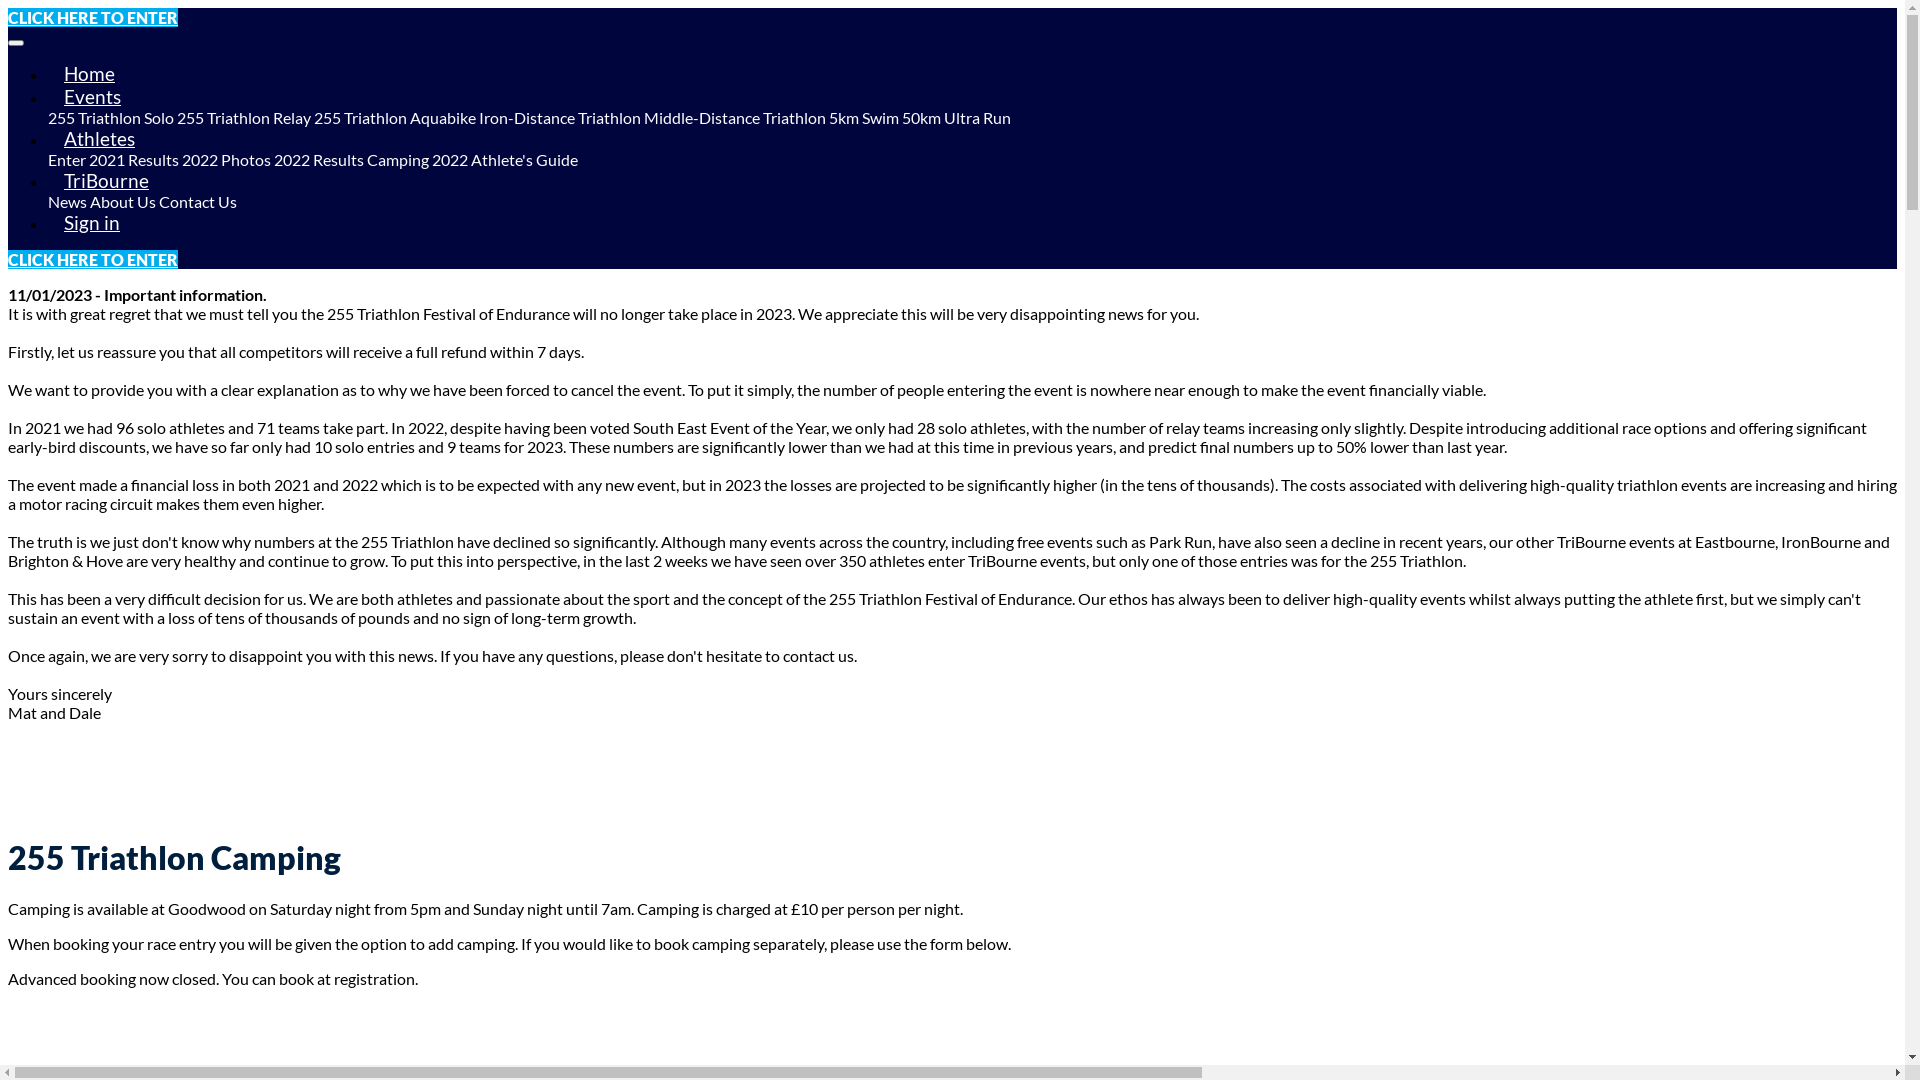 The width and height of the screenshot is (1920, 1080). I want to click on '2022 Photos', so click(226, 158).